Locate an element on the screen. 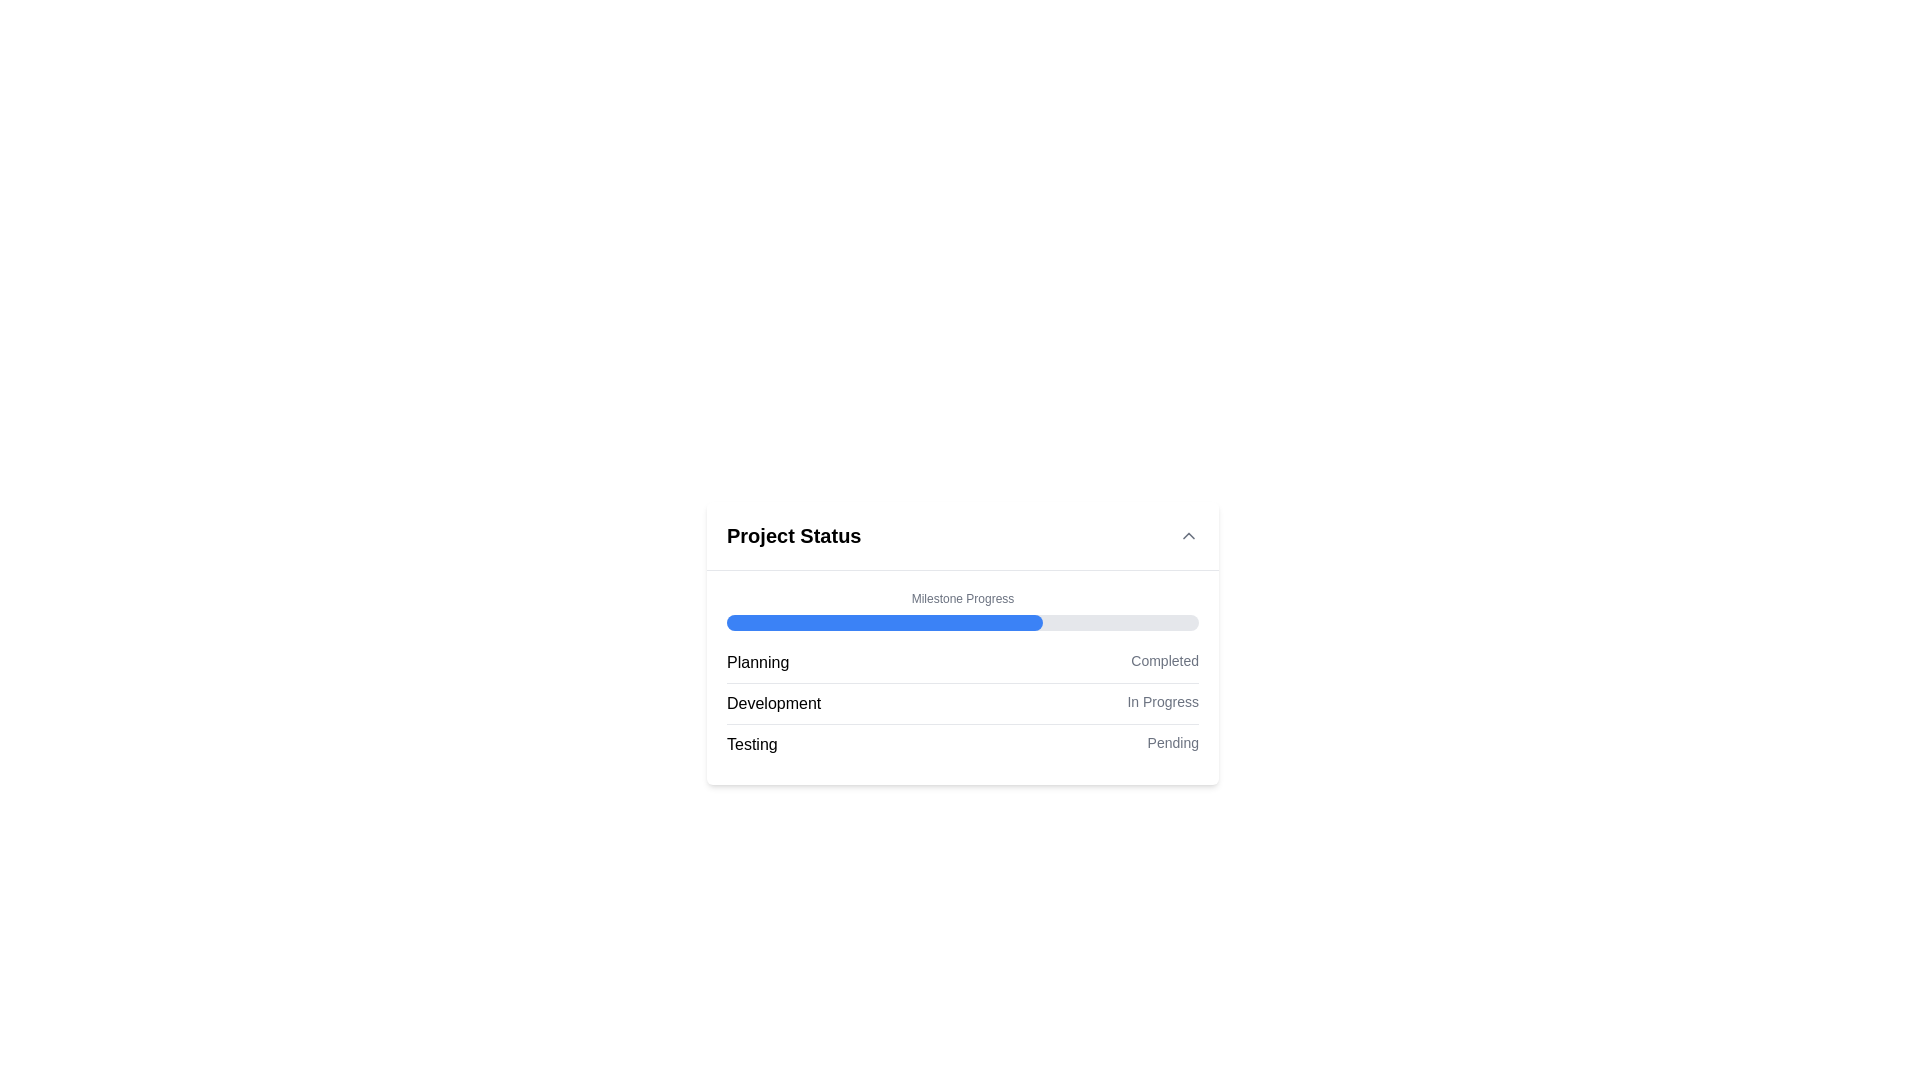  the 'Development' text label indicating the current phase in the project status overview, located in the second row of the project status list is located at coordinates (773, 703).